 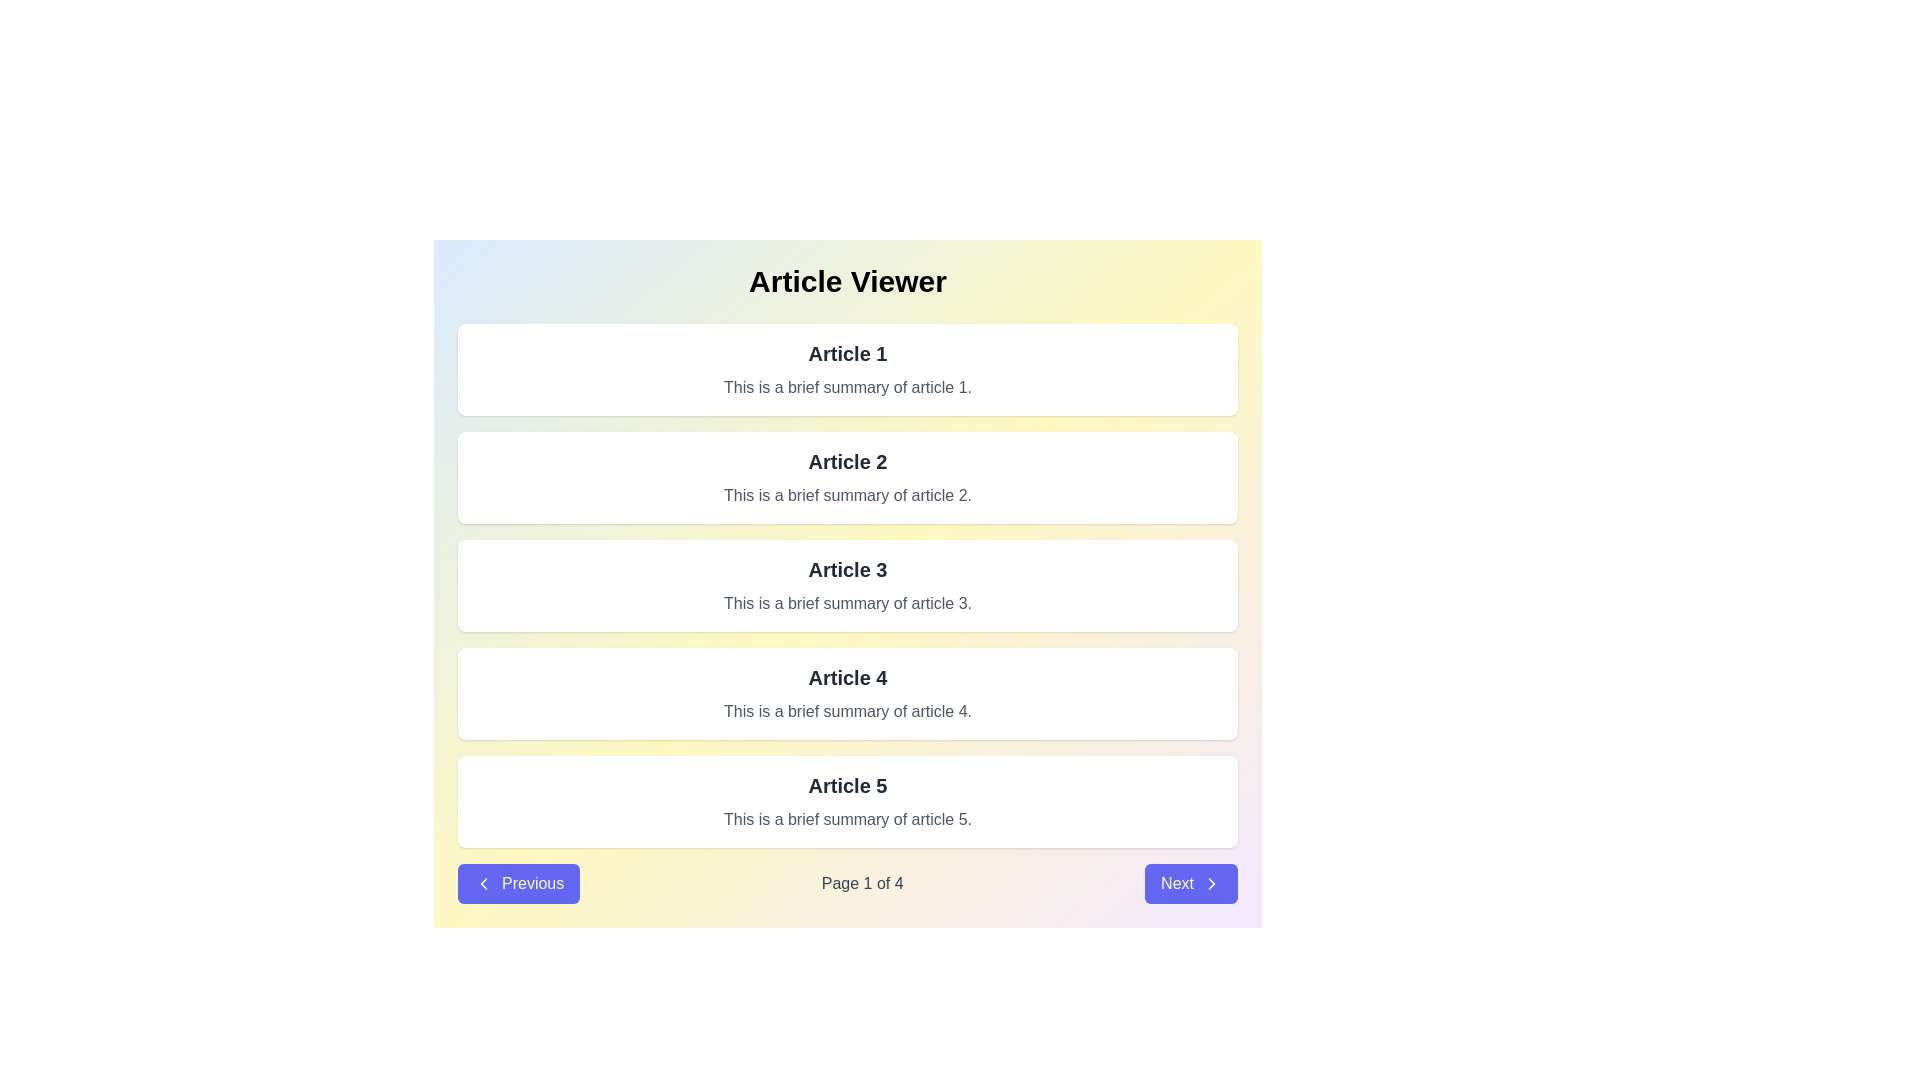 I want to click on the text content providing a summary for 'Article 1', located within the card component, below the bolded title and centrally aligned, so click(x=848, y=388).